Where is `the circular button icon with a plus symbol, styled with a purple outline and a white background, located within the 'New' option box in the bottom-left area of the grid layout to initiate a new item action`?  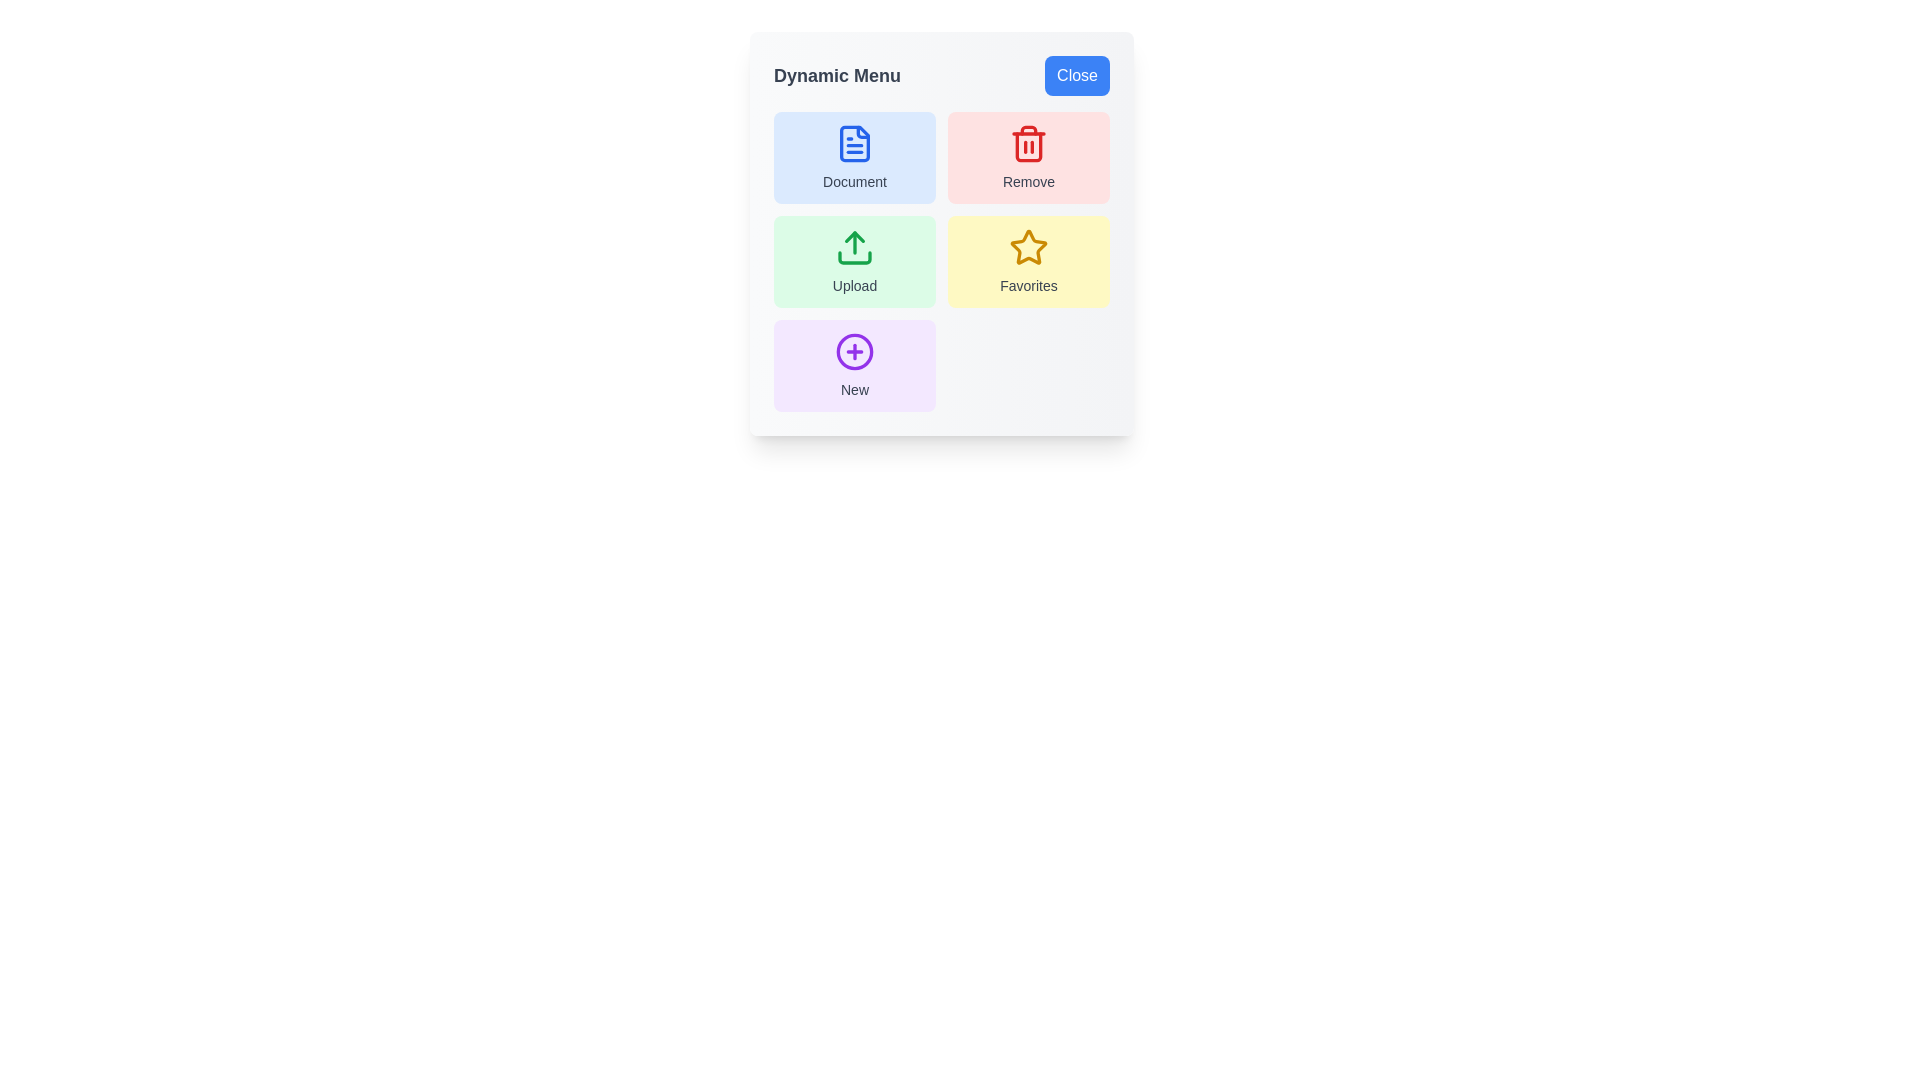 the circular button icon with a plus symbol, styled with a purple outline and a white background, located within the 'New' option box in the bottom-left area of the grid layout to initiate a new item action is located at coordinates (854, 350).